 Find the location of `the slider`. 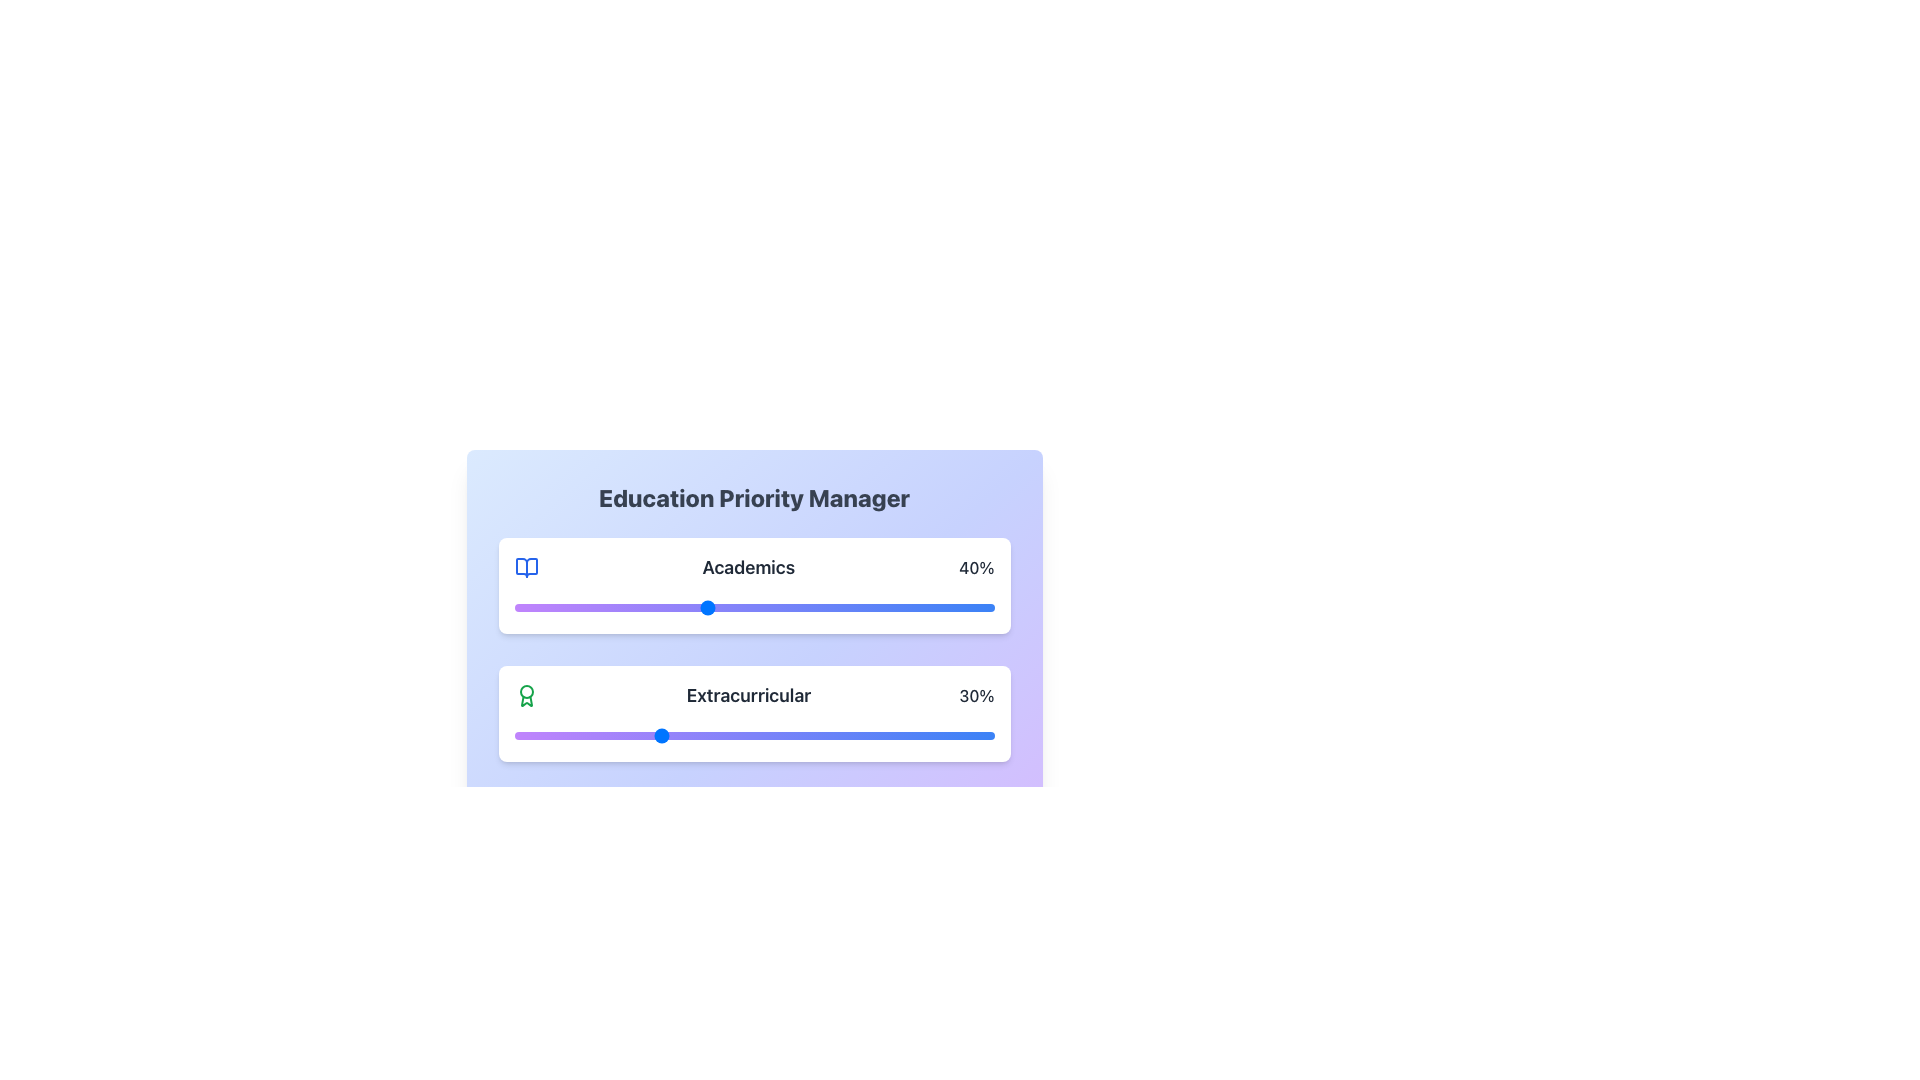

the slider is located at coordinates (960, 736).